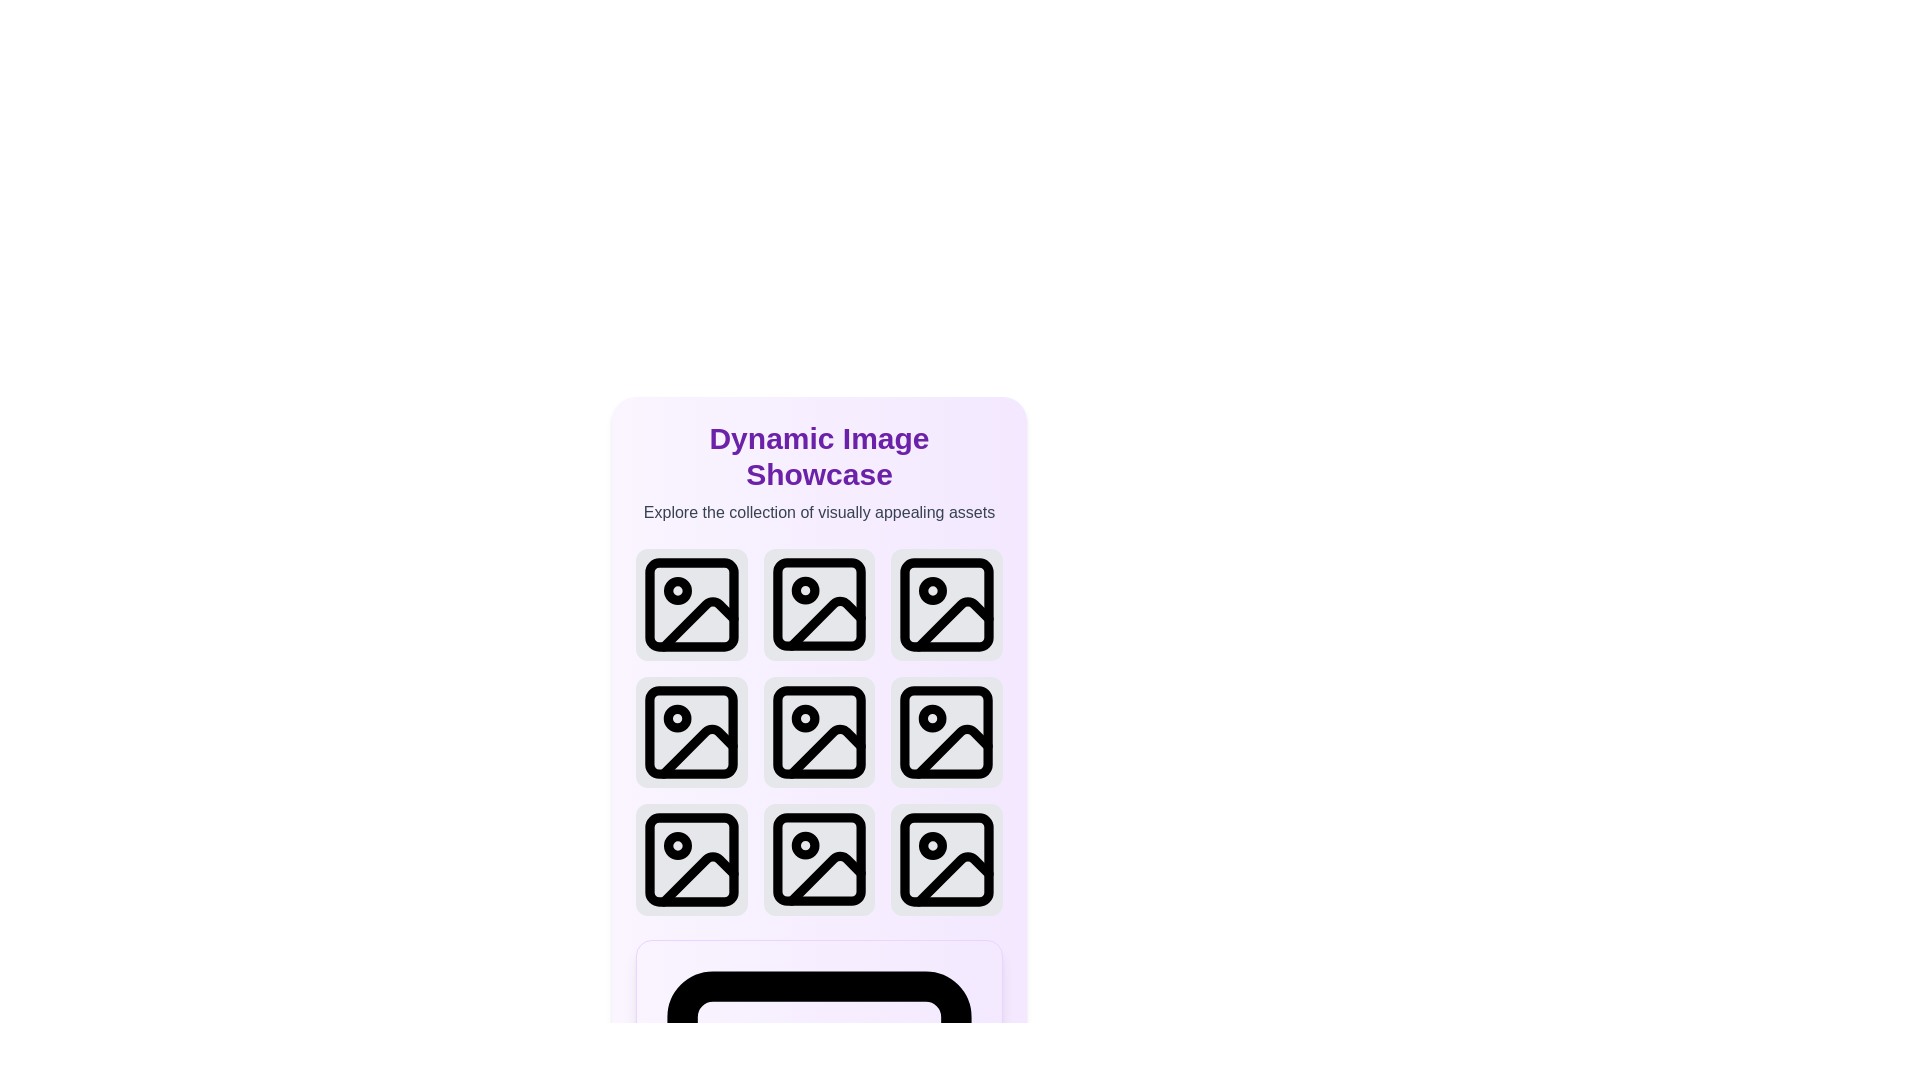  I want to click on the image placeholder located in the bottom row, center column of the 3x4 grid, so click(819, 859).